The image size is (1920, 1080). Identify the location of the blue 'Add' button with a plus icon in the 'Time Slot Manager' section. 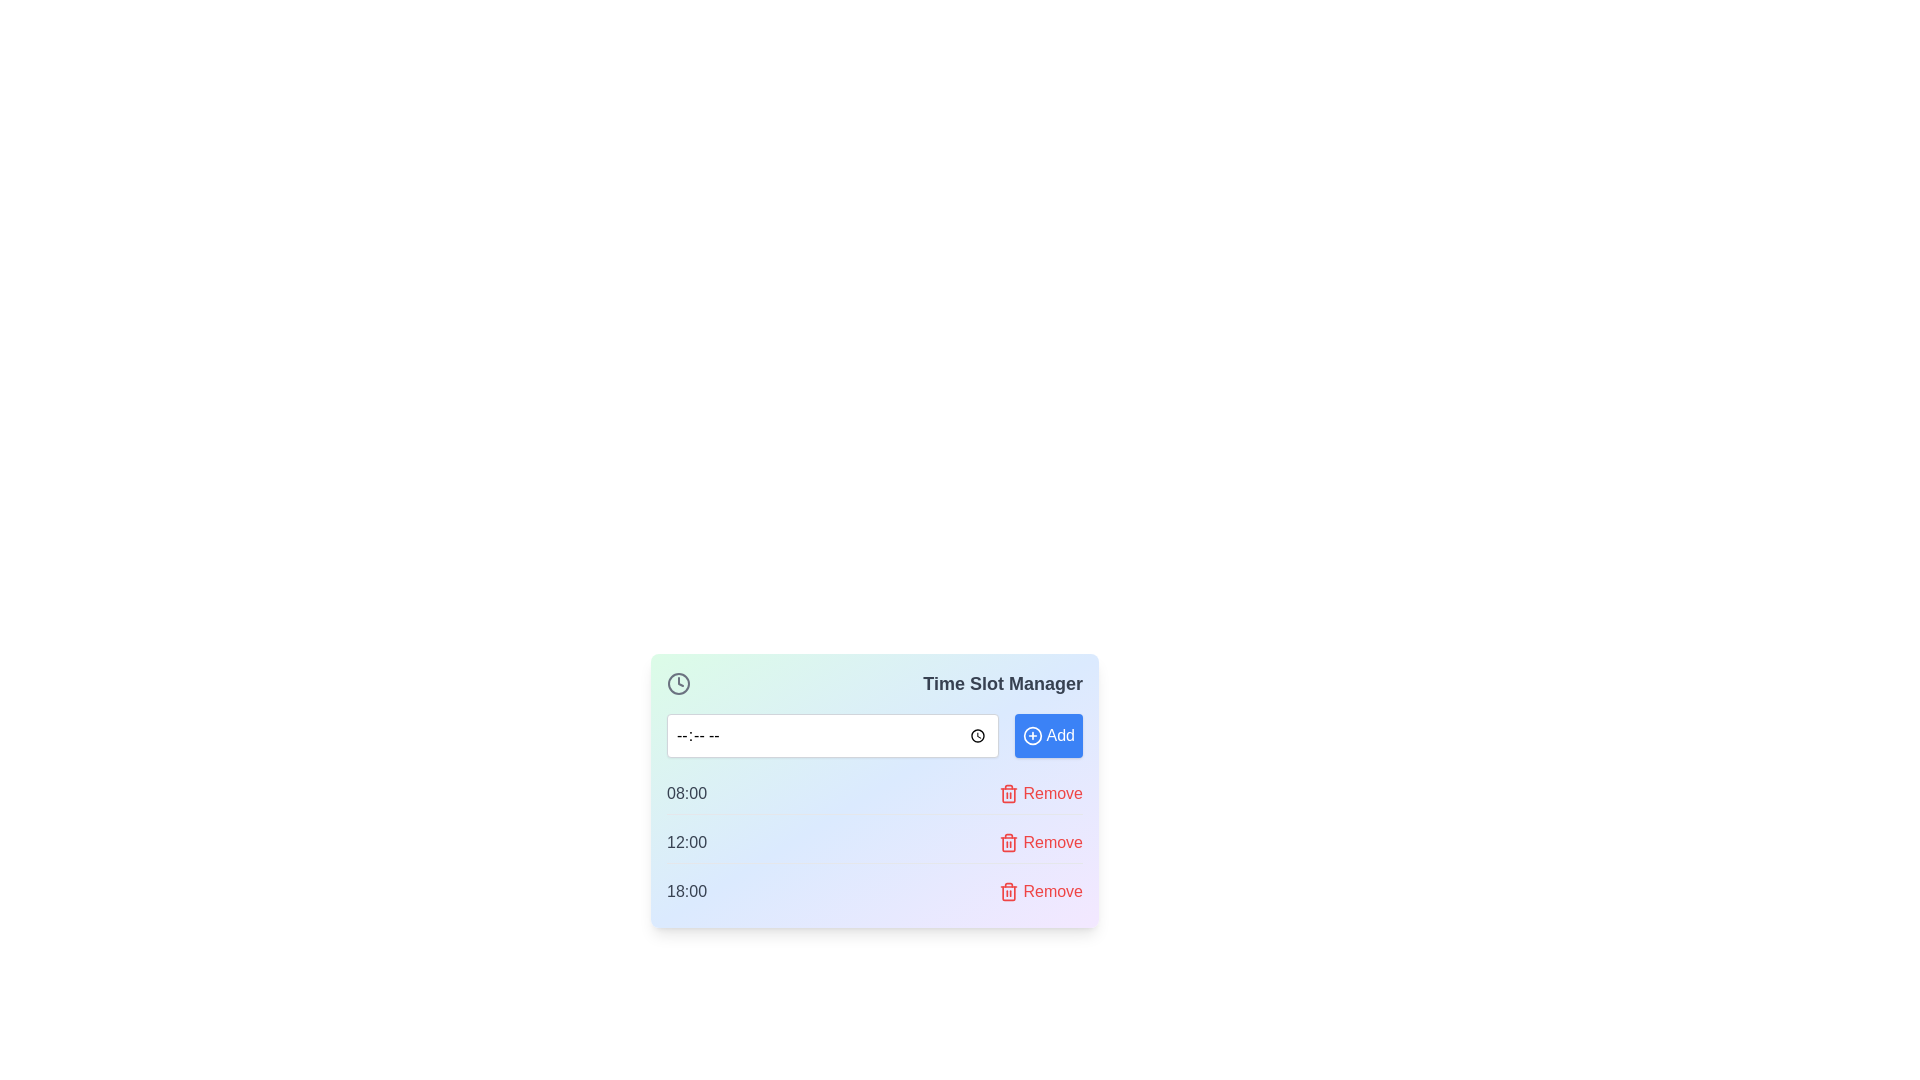
(1047, 736).